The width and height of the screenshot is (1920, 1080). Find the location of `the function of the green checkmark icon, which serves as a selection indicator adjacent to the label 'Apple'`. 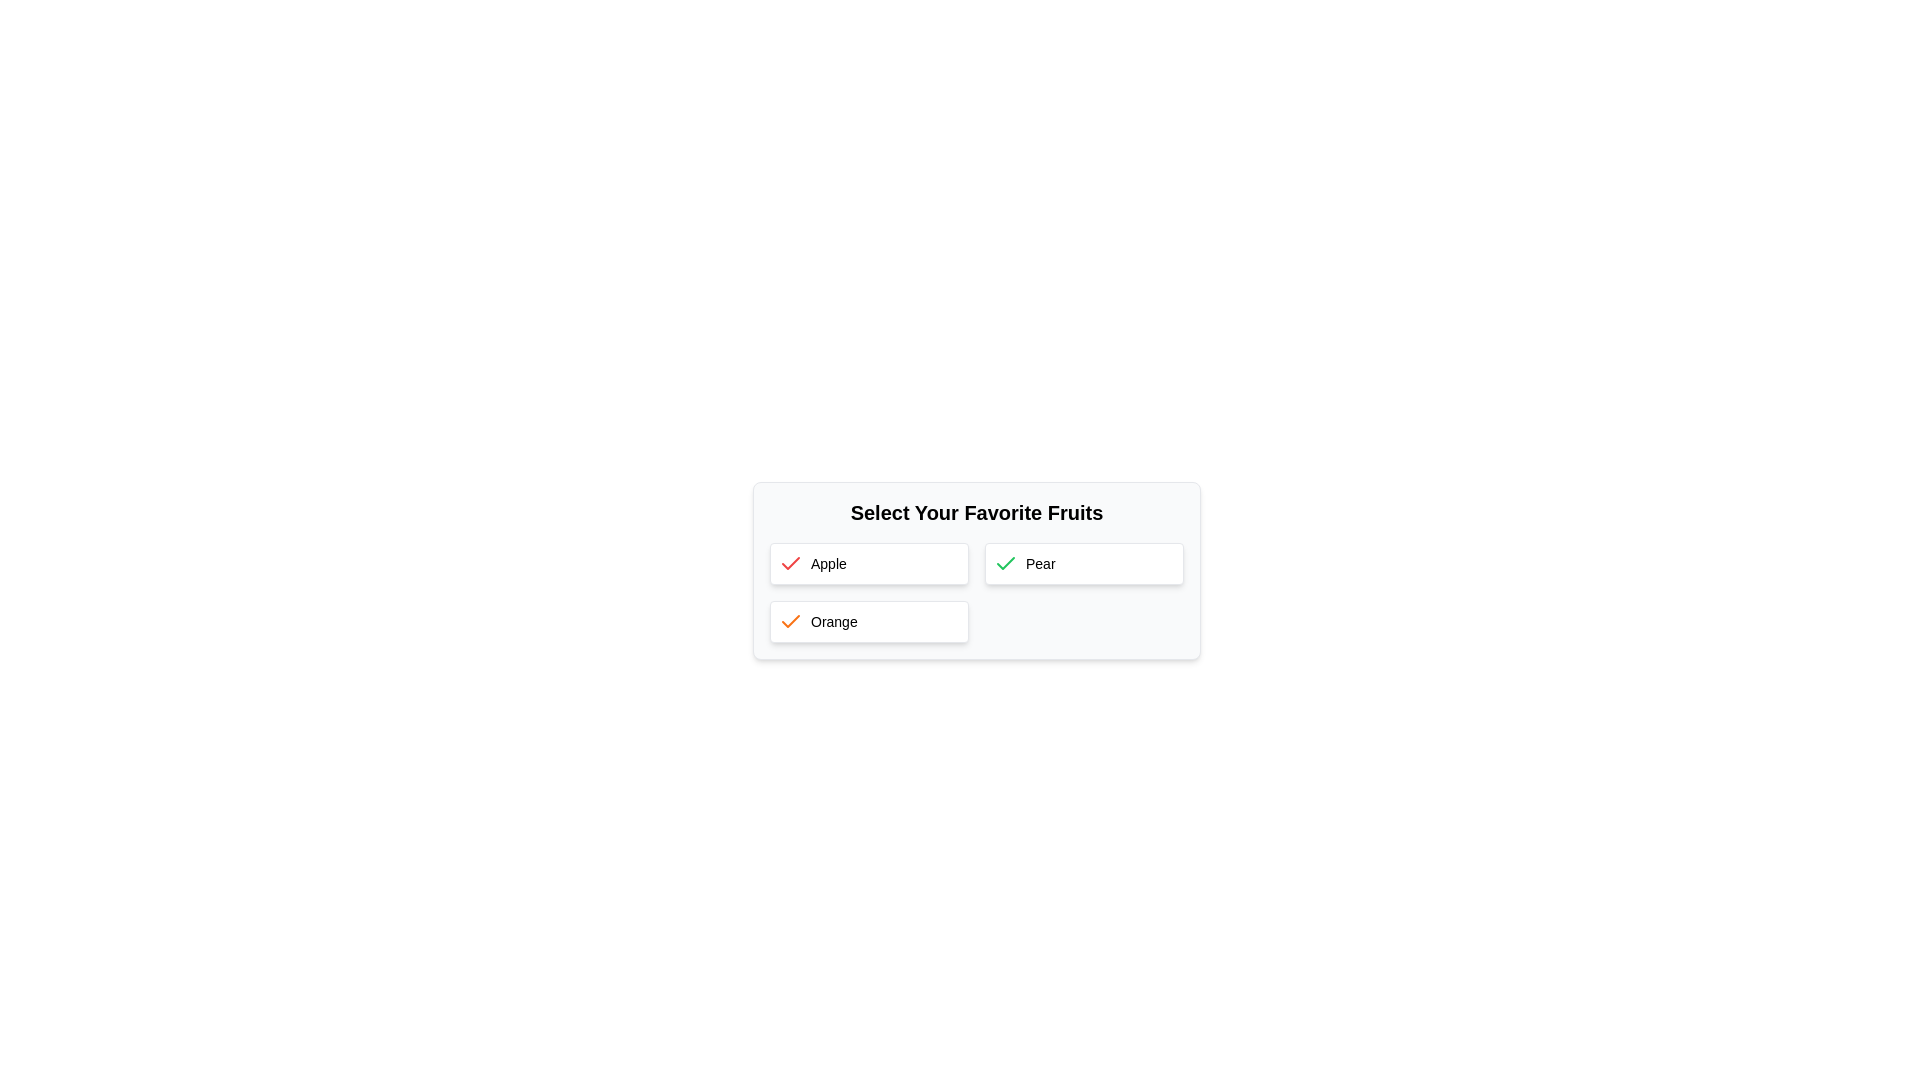

the function of the green checkmark icon, which serves as a selection indicator adjacent to the label 'Apple' is located at coordinates (1006, 563).